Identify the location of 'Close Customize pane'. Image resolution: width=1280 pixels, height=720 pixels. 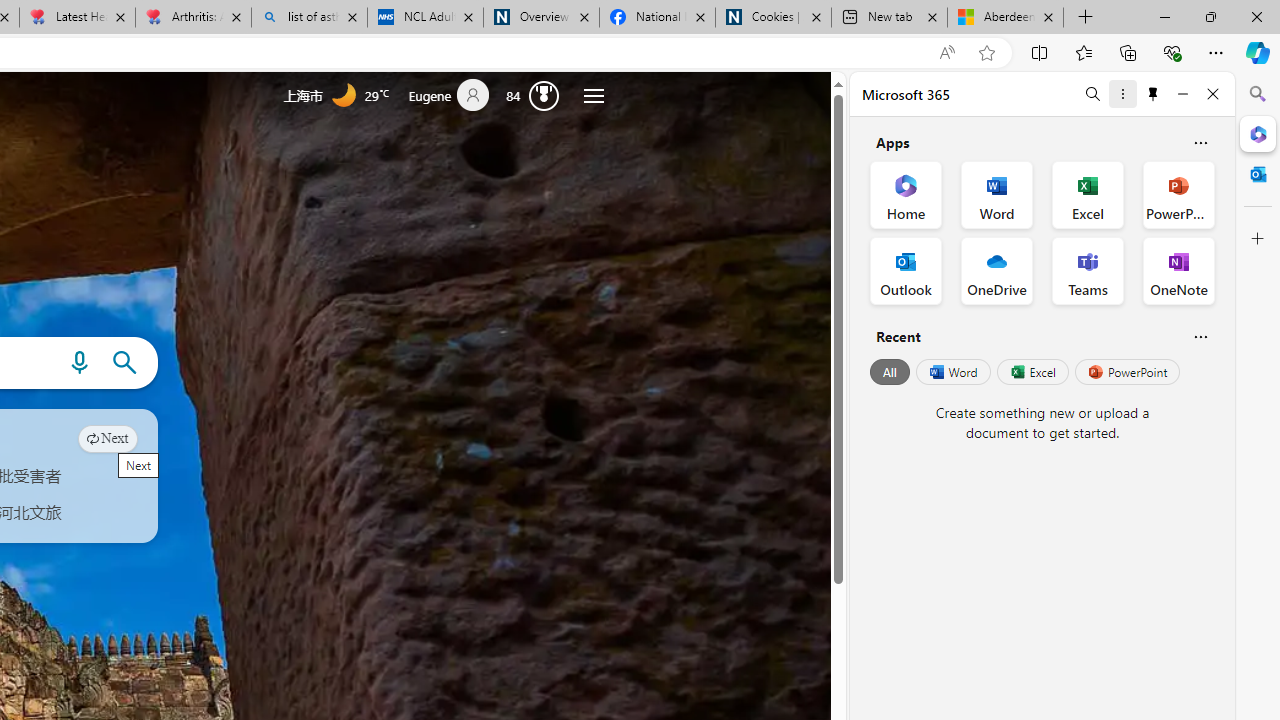
(1257, 238).